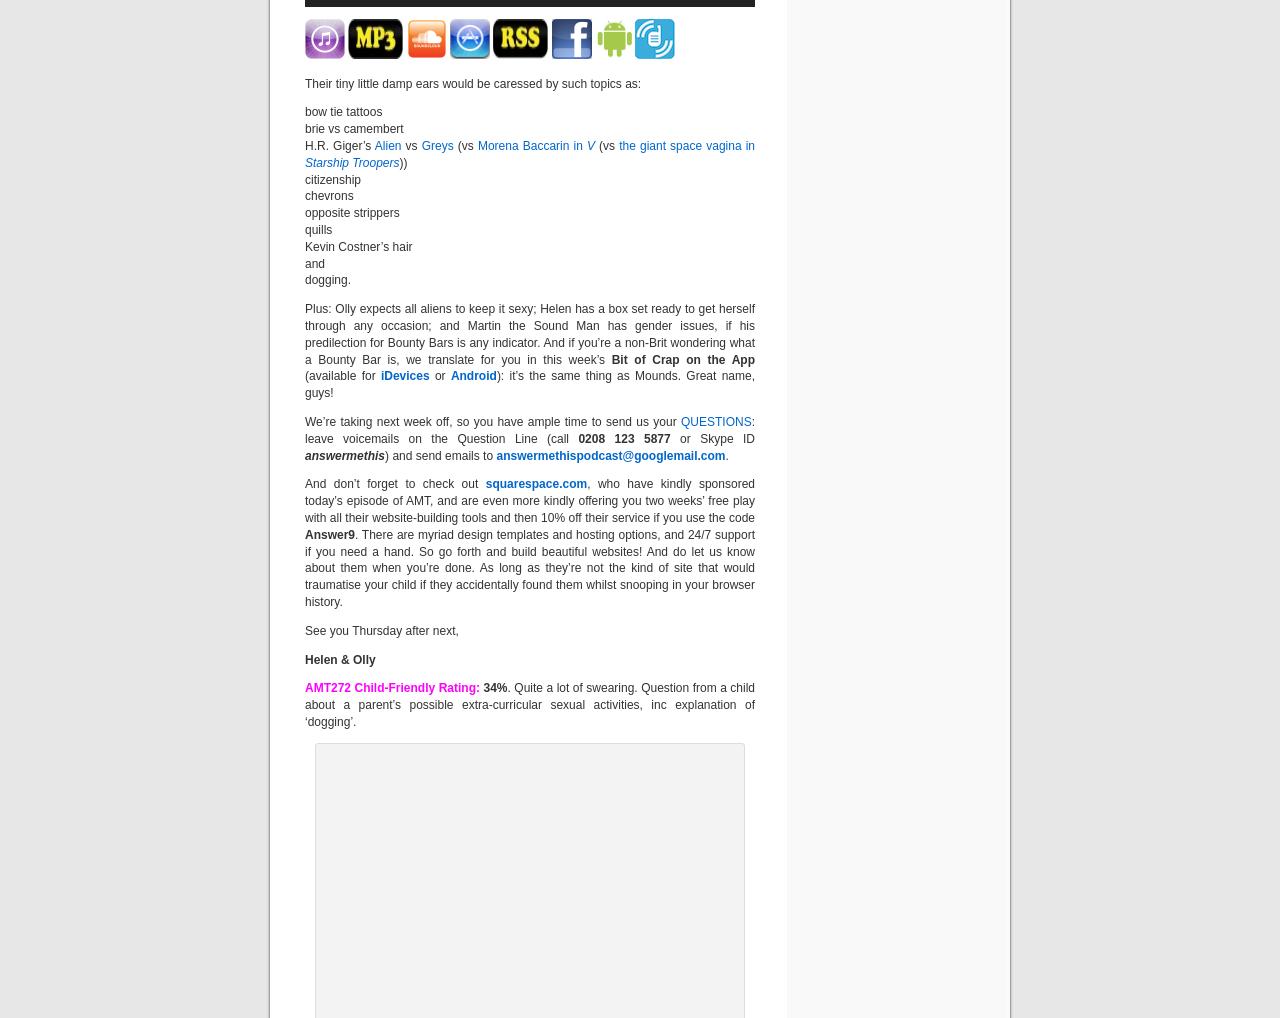  Describe the element at coordinates (344, 454) in the screenshot. I see `'answermethis'` at that location.